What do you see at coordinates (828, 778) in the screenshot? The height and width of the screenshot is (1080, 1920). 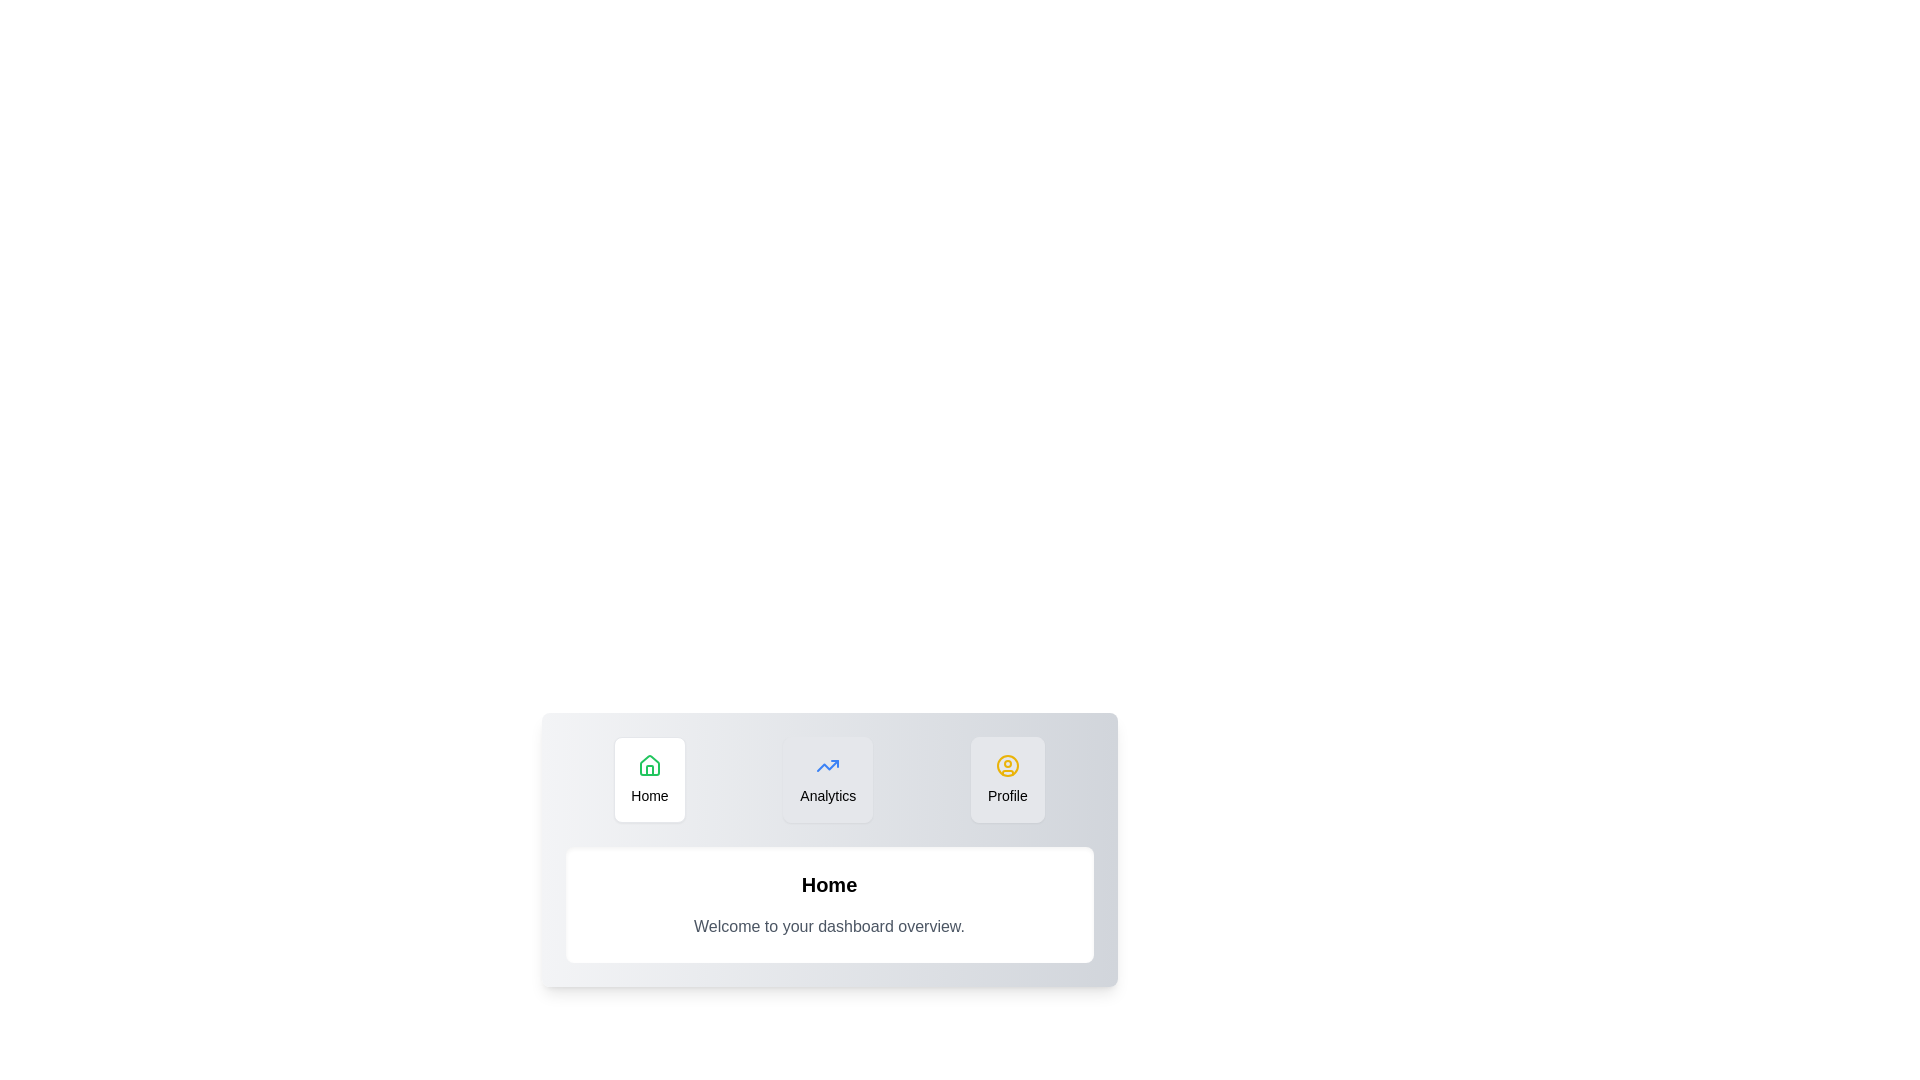 I see `the Analytics tab to observe the hover effect` at bounding box center [828, 778].